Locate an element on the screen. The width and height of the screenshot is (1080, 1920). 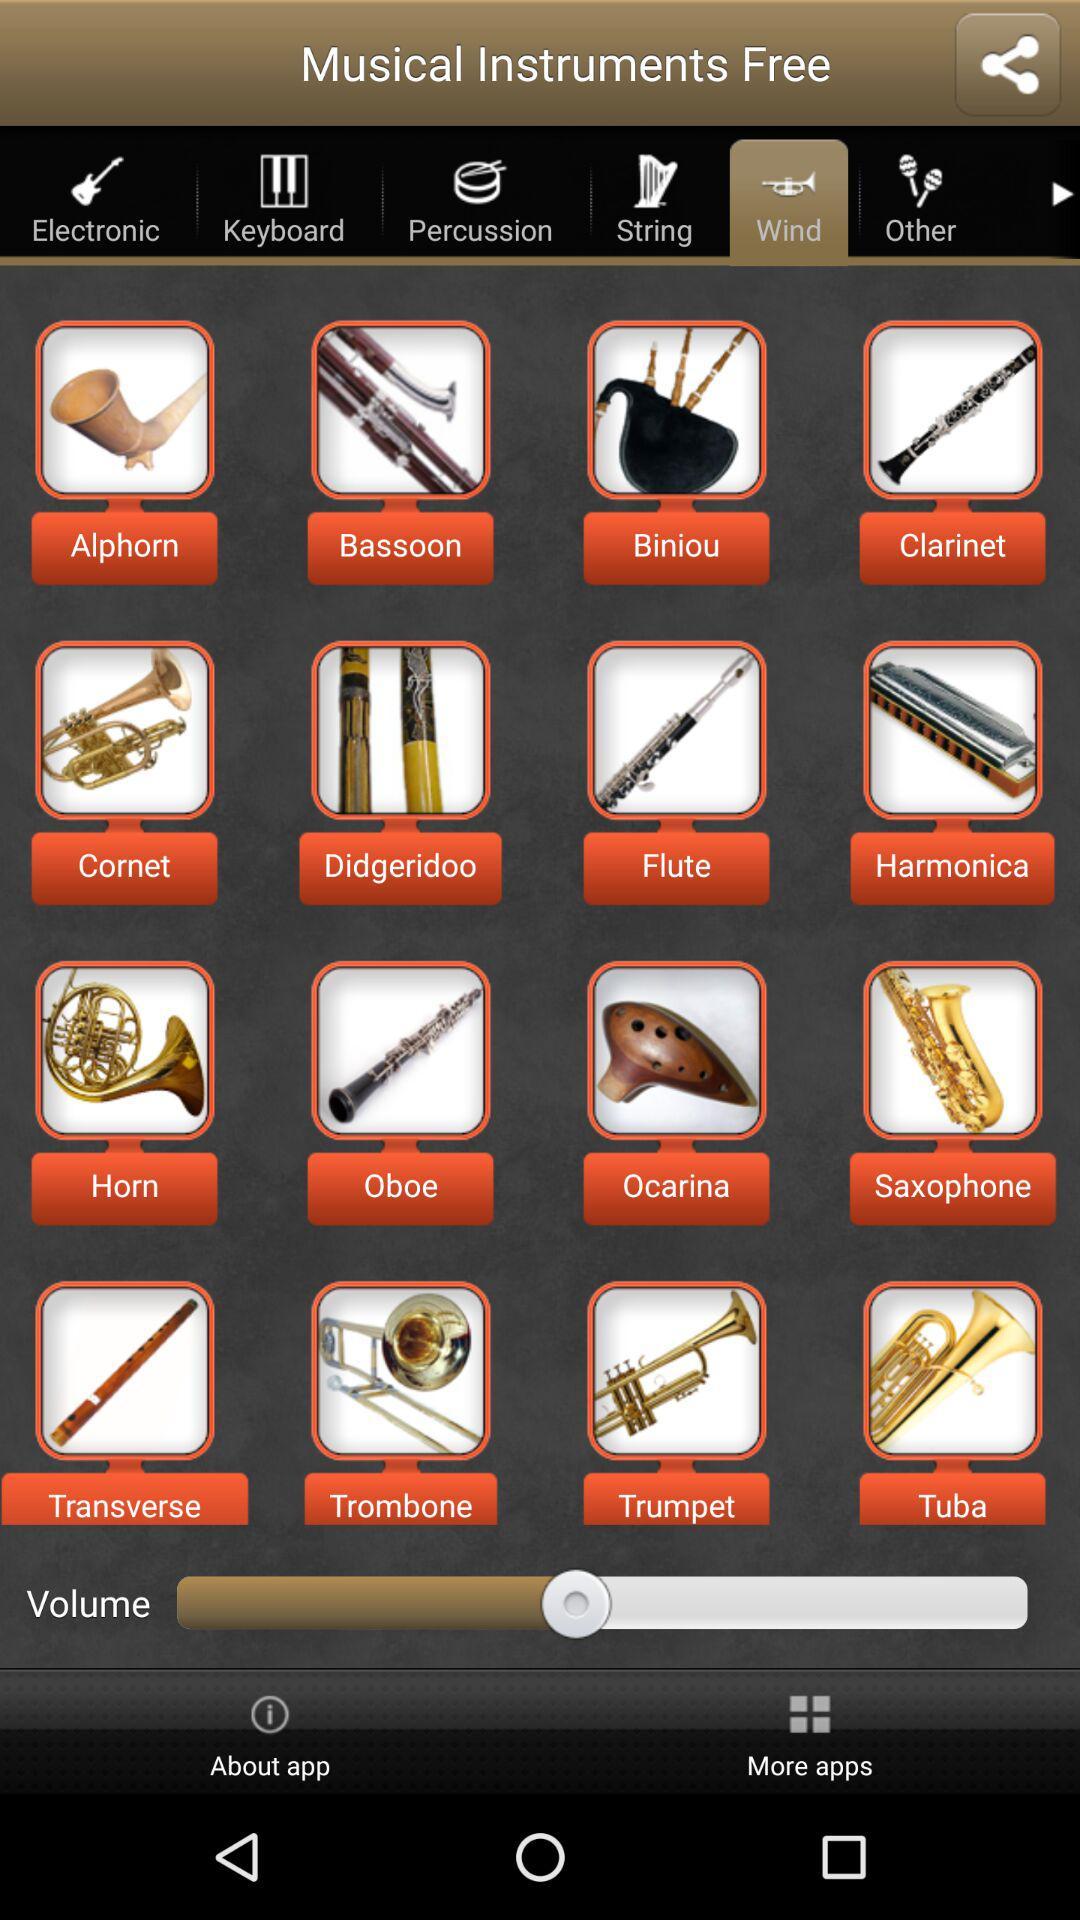
musical icone is located at coordinates (124, 729).